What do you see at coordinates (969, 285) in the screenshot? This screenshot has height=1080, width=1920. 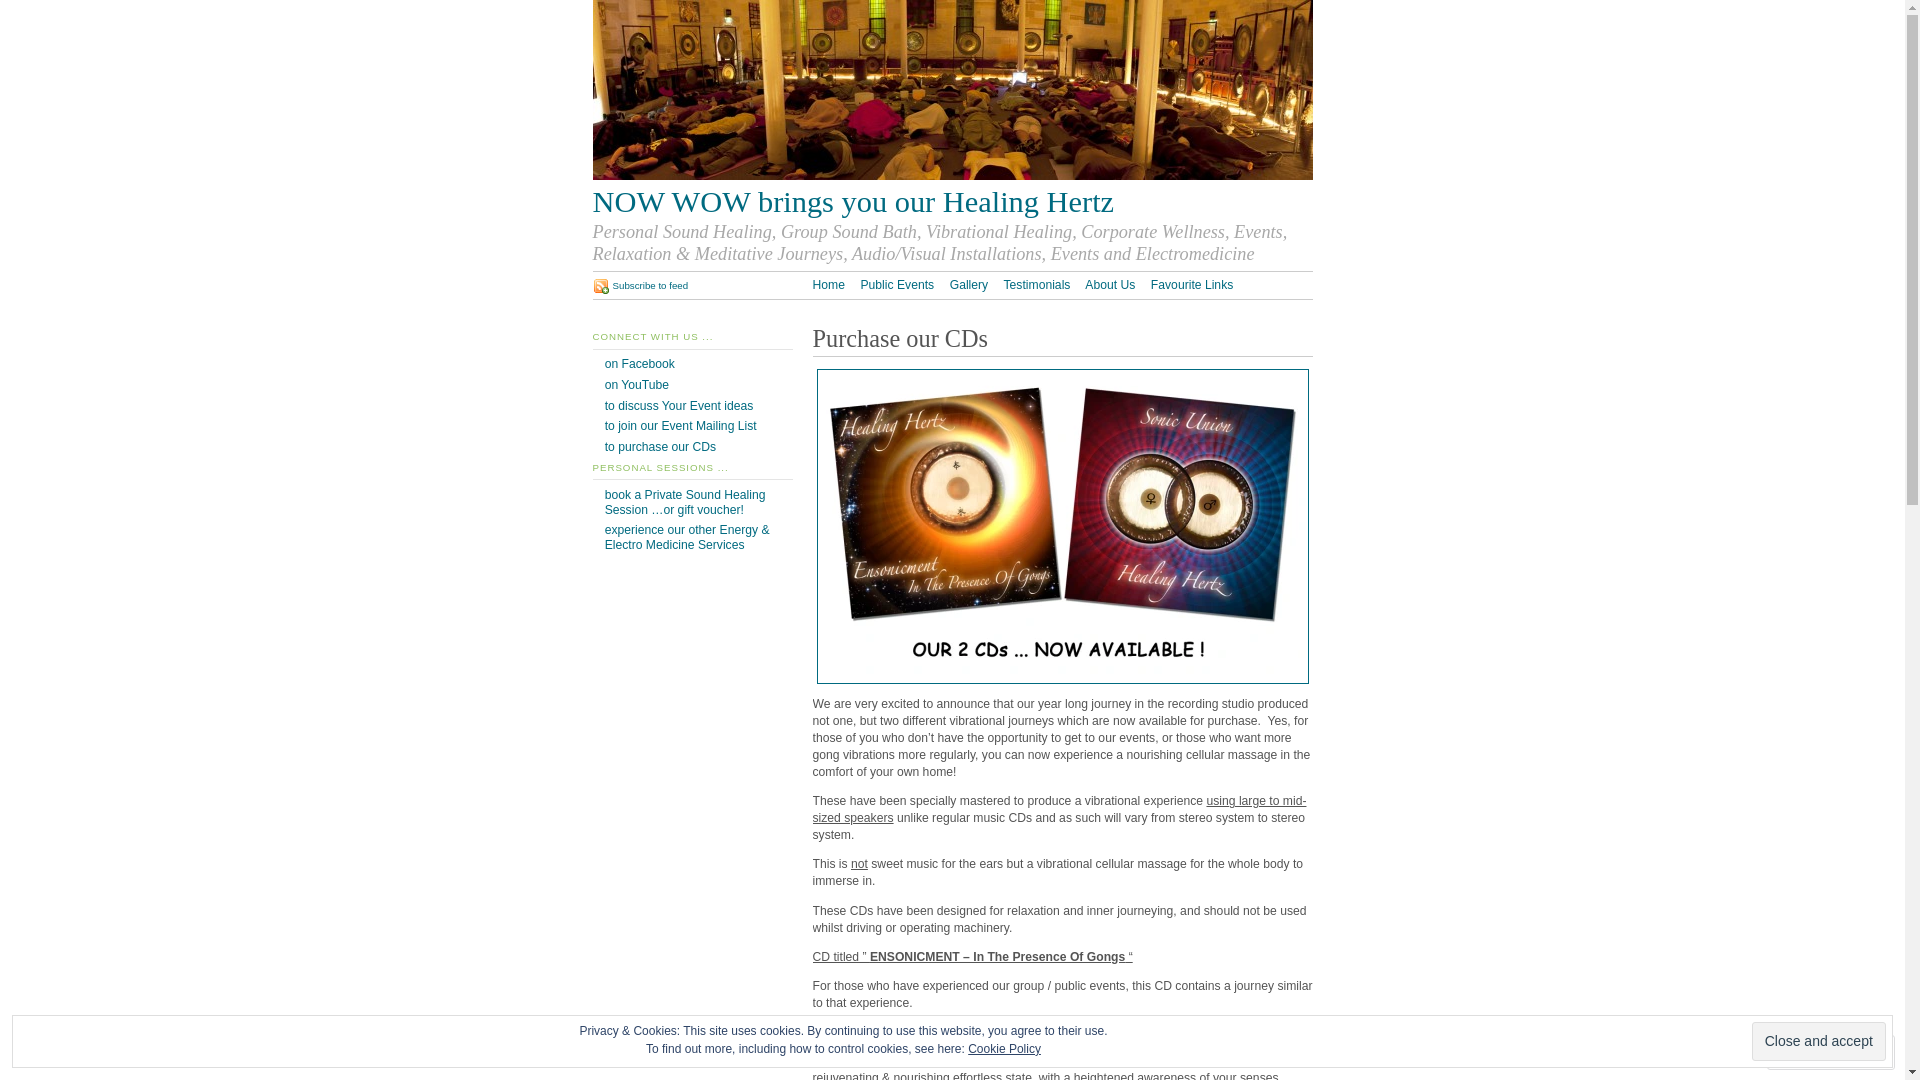 I see `'Gallery'` at bounding box center [969, 285].